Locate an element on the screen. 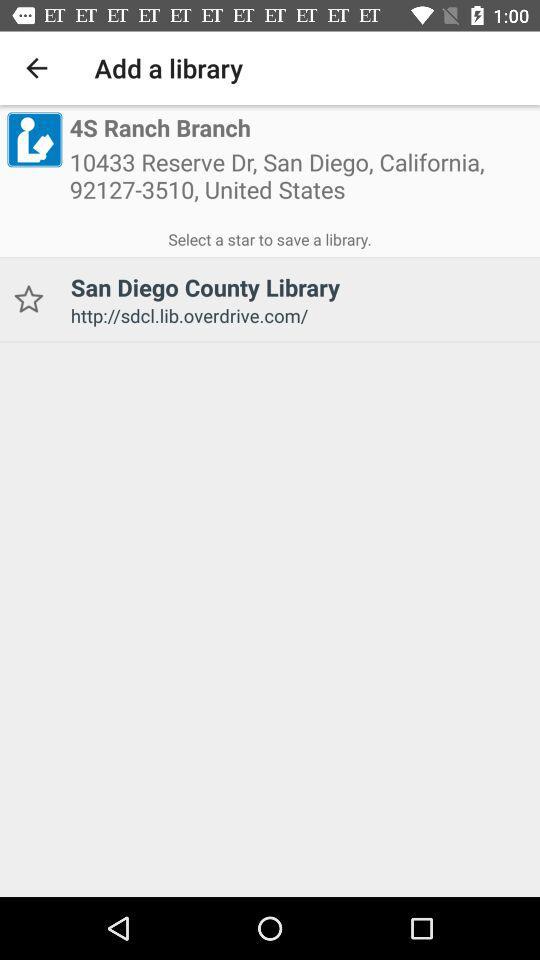  the http sdcl lib icon is located at coordinates (297, 315).